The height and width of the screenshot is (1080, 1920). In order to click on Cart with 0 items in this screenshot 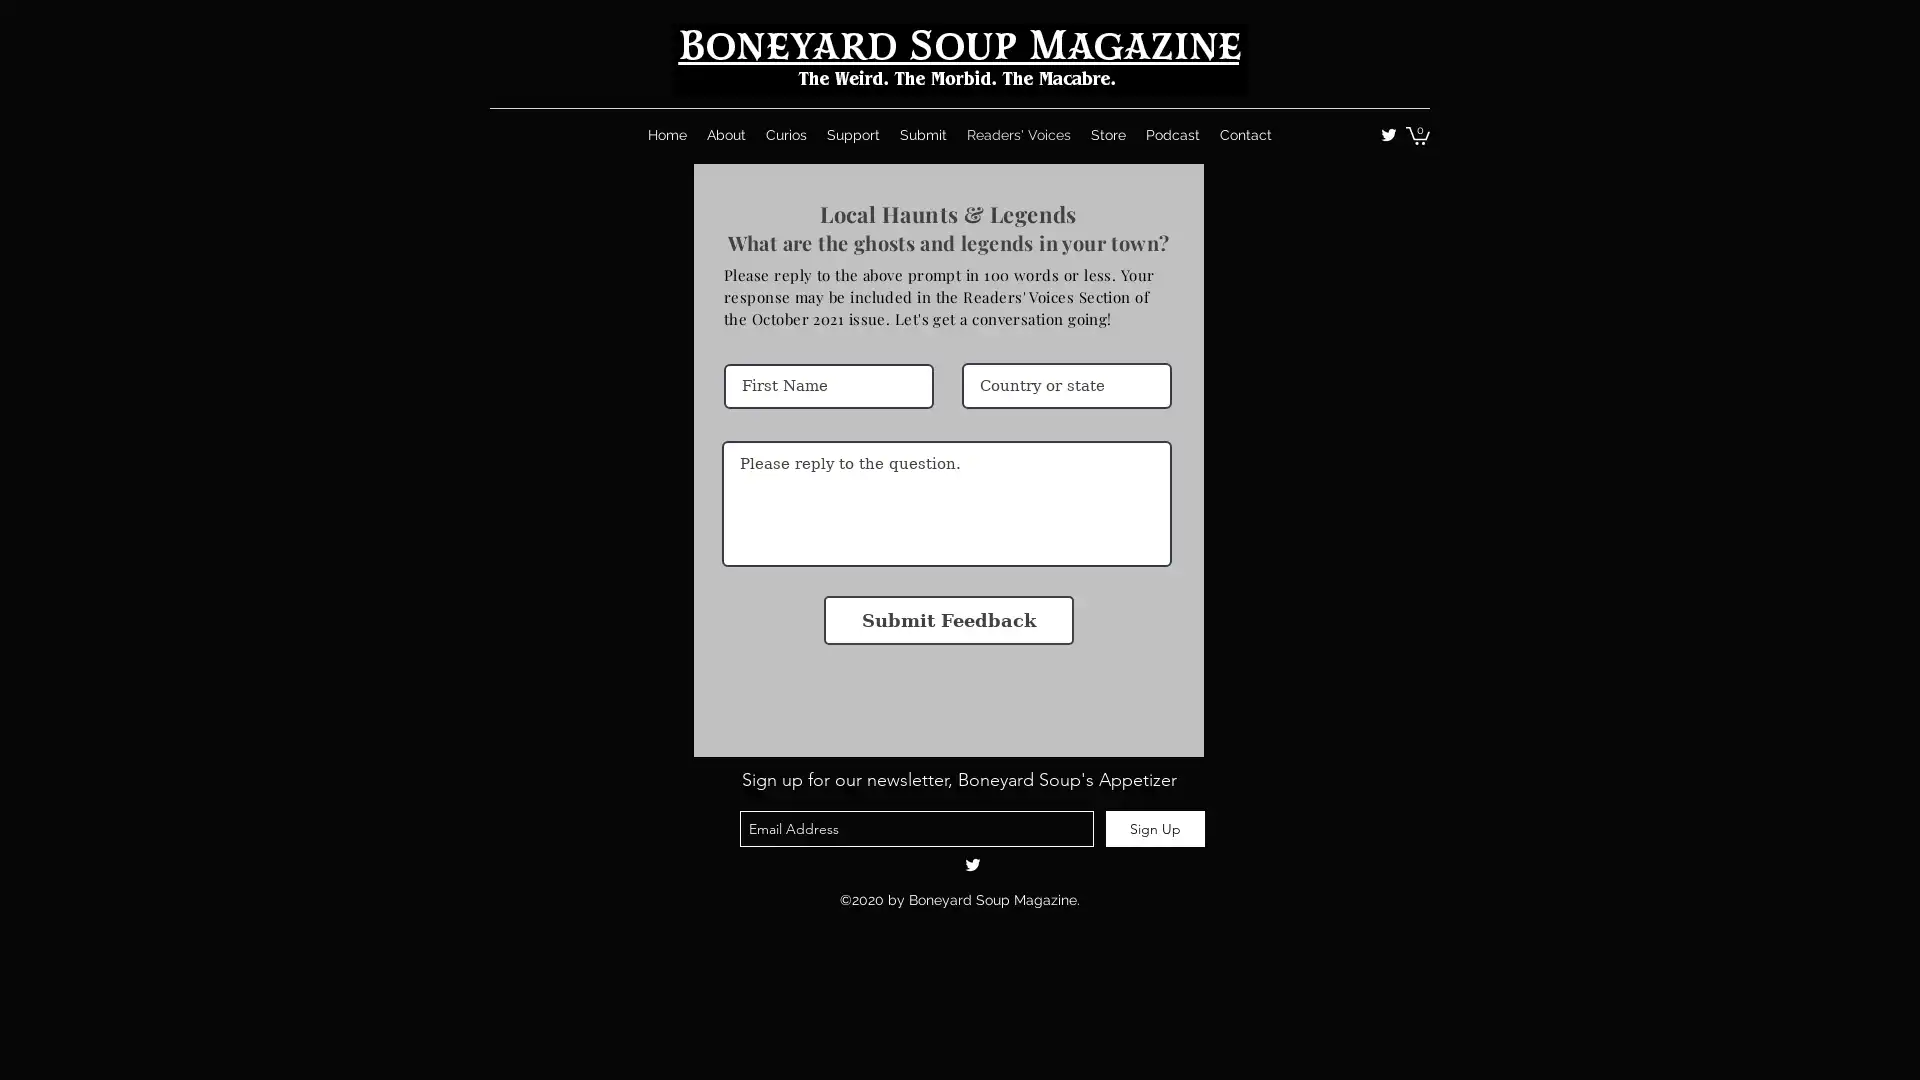, I will do `click(1416, 135)`.